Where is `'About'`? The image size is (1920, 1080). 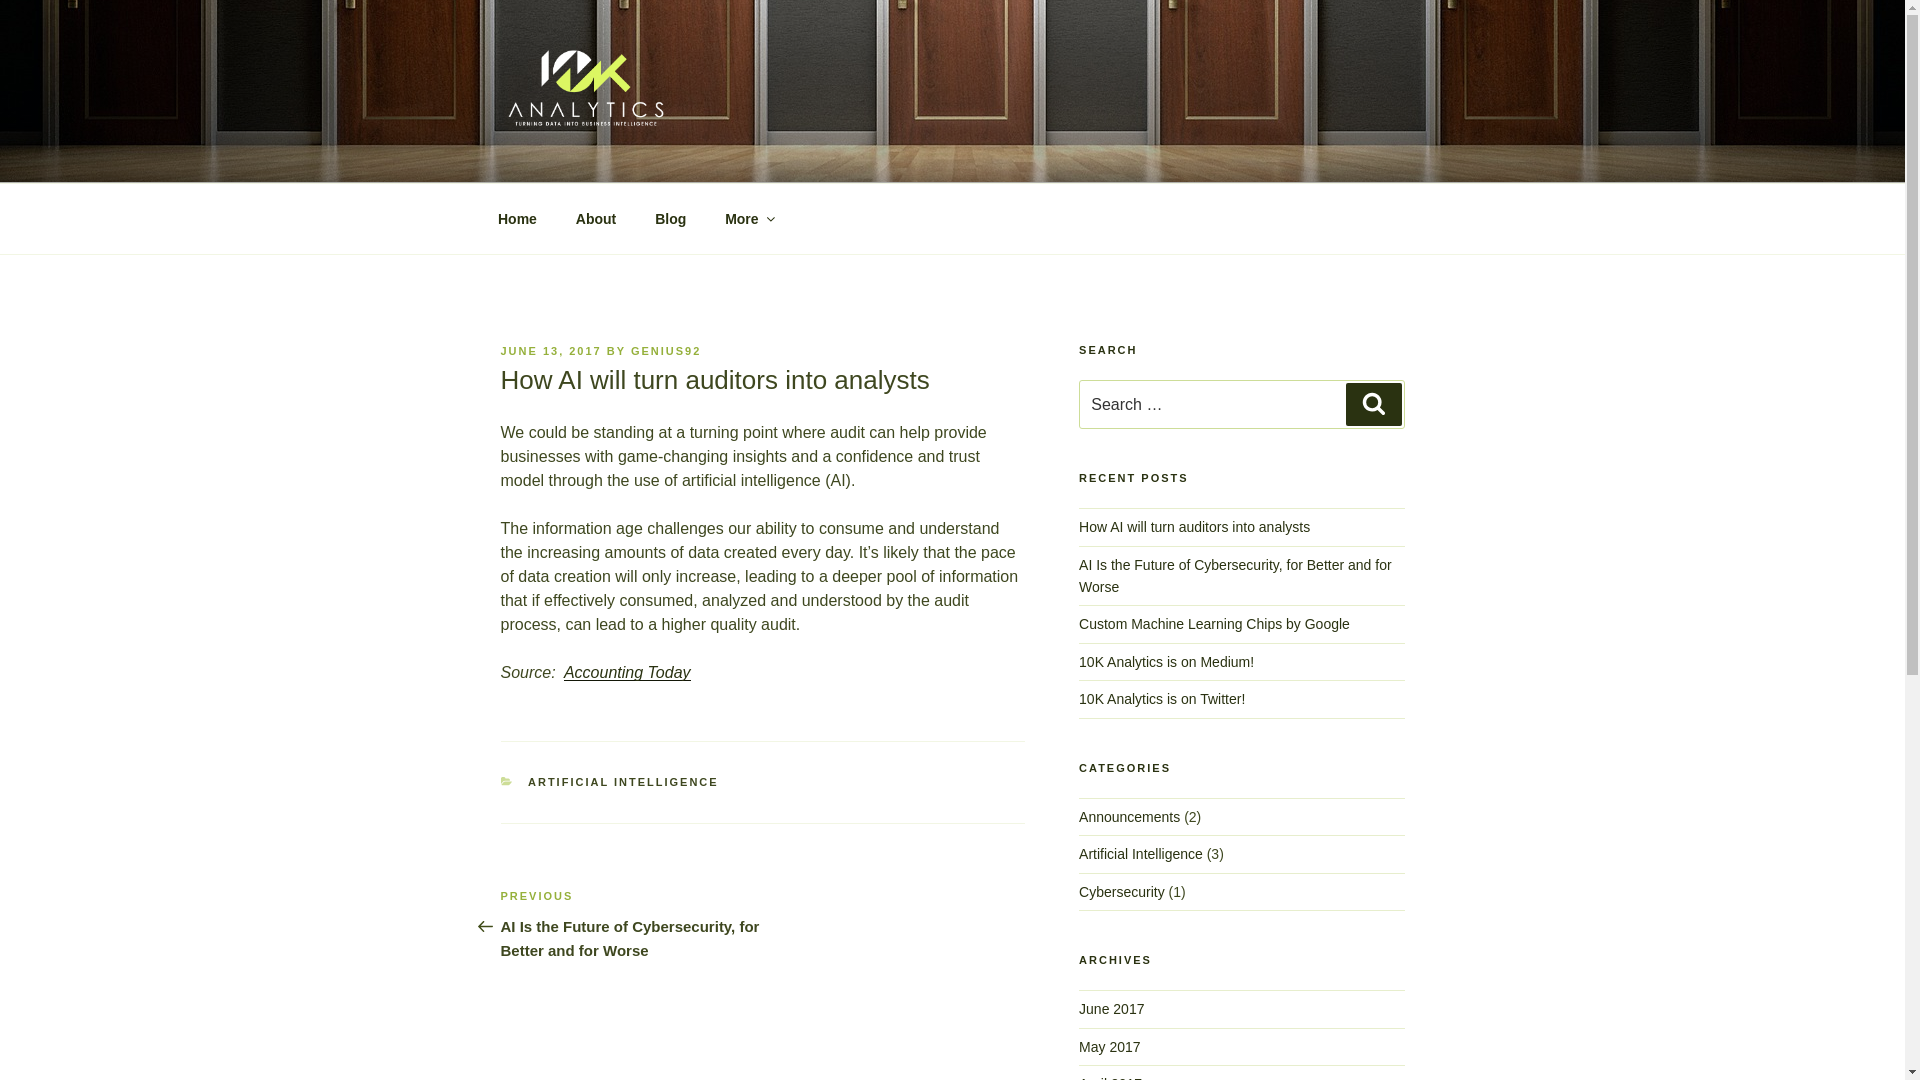
'About' is located at coordinates (594, 218).